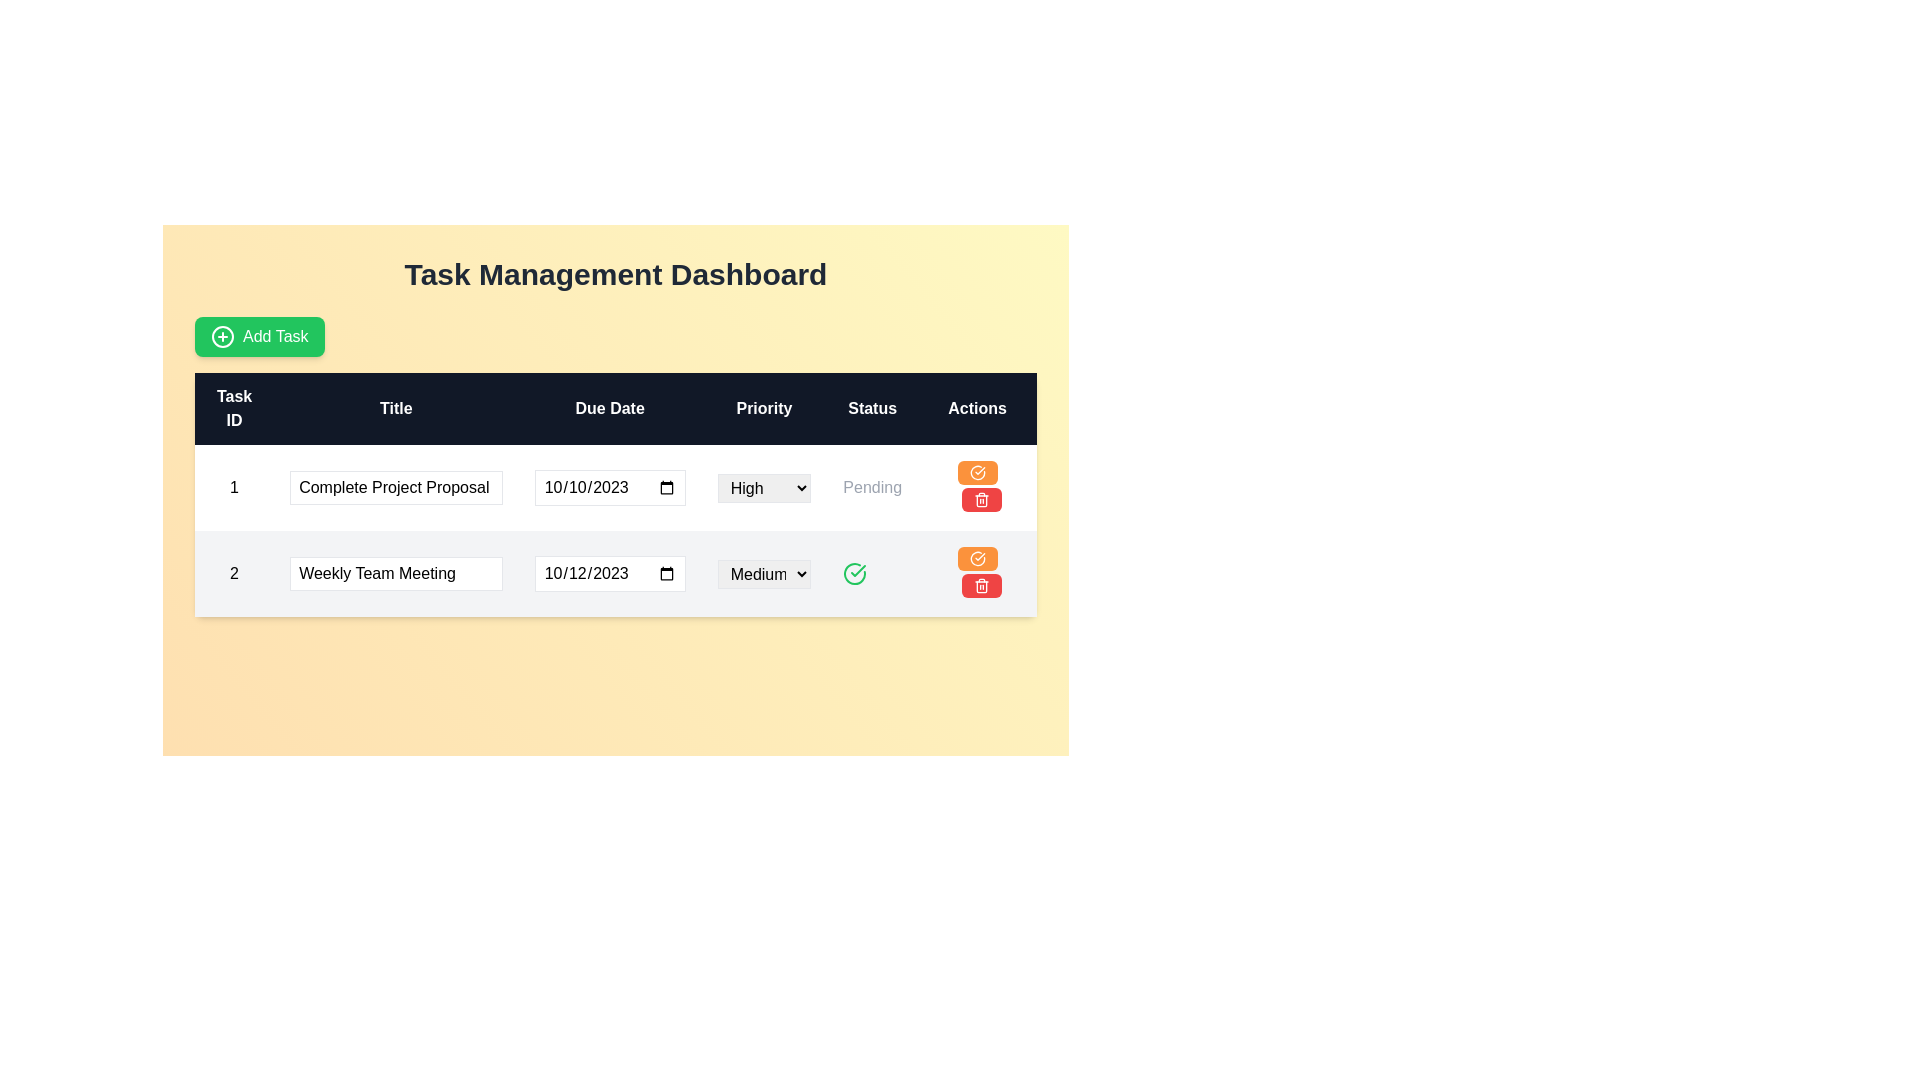  Describe the element at coordinates (609, 488) in the screenshot. I see `the Date input field in the 'Due Date' column of the first row` at that location.